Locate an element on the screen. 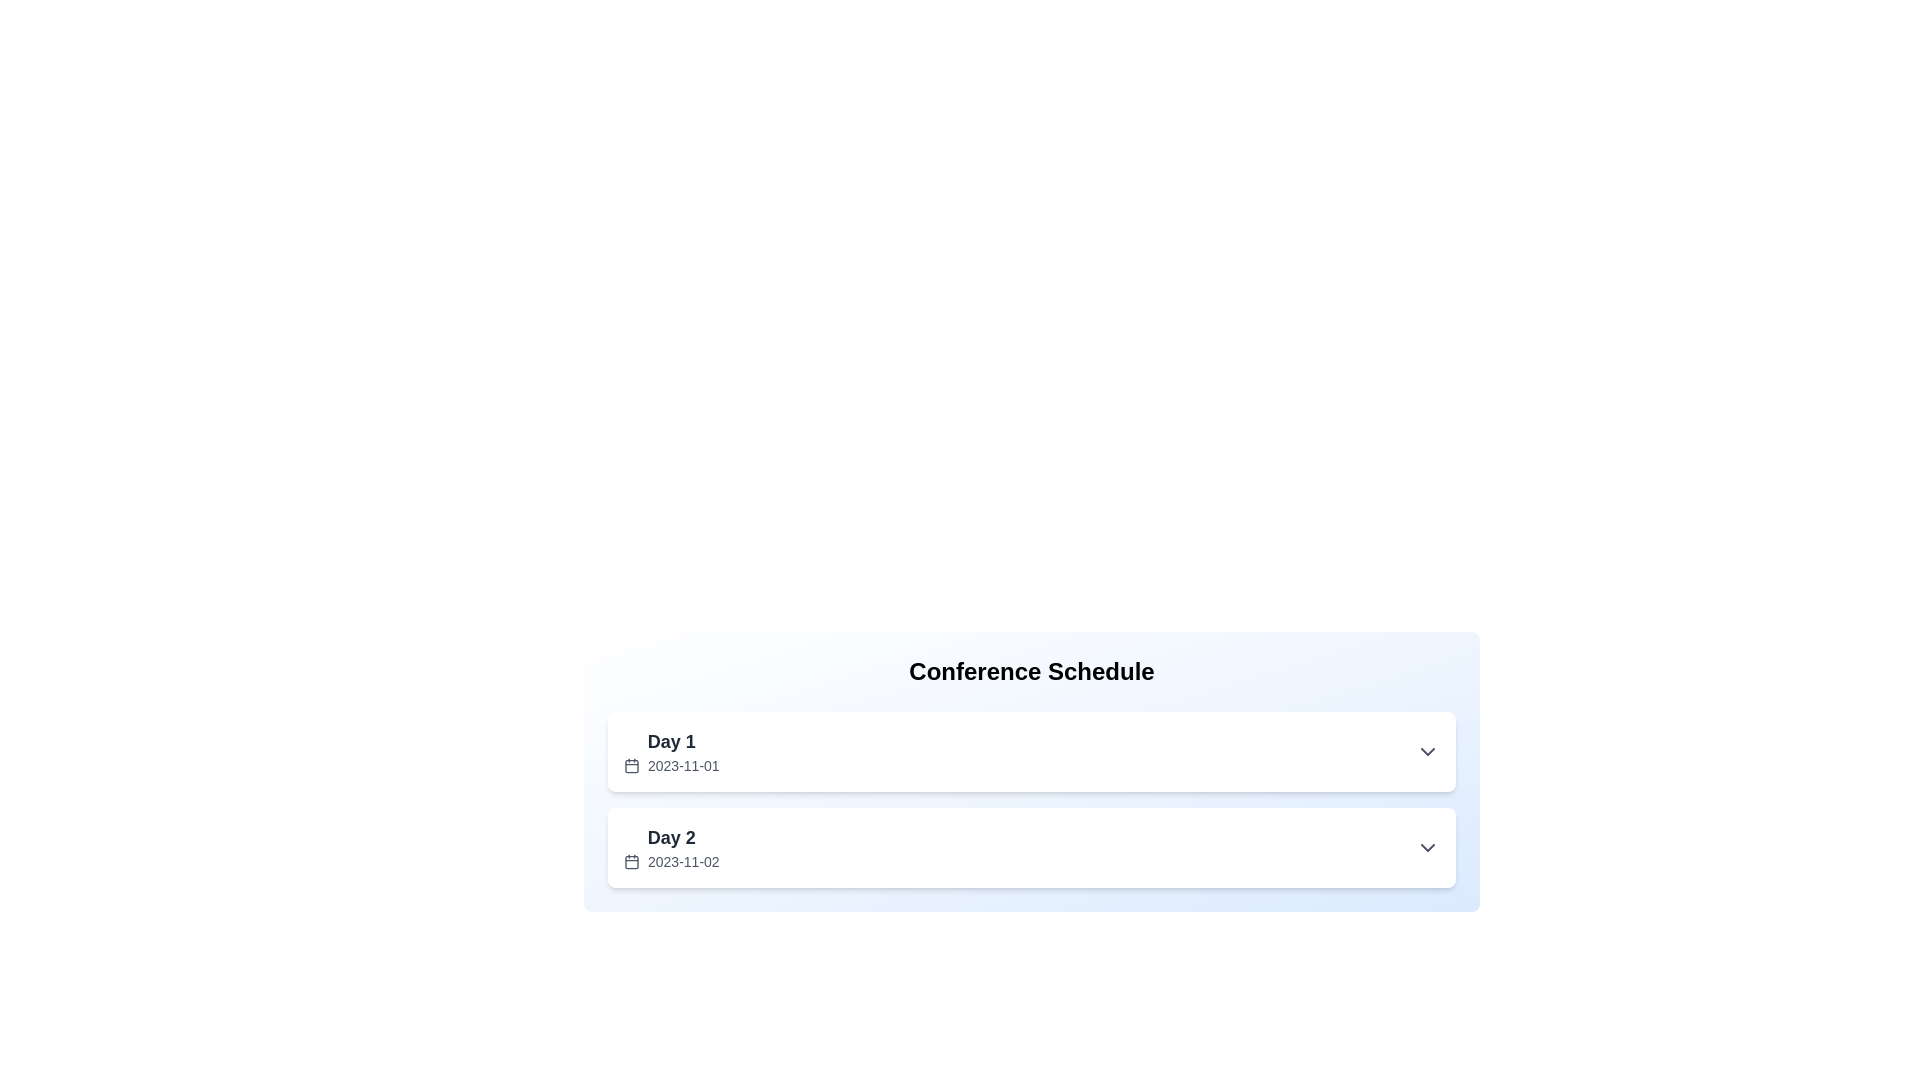  the 'Day 2' text block with associated icon is located at coordinates (671, 848).